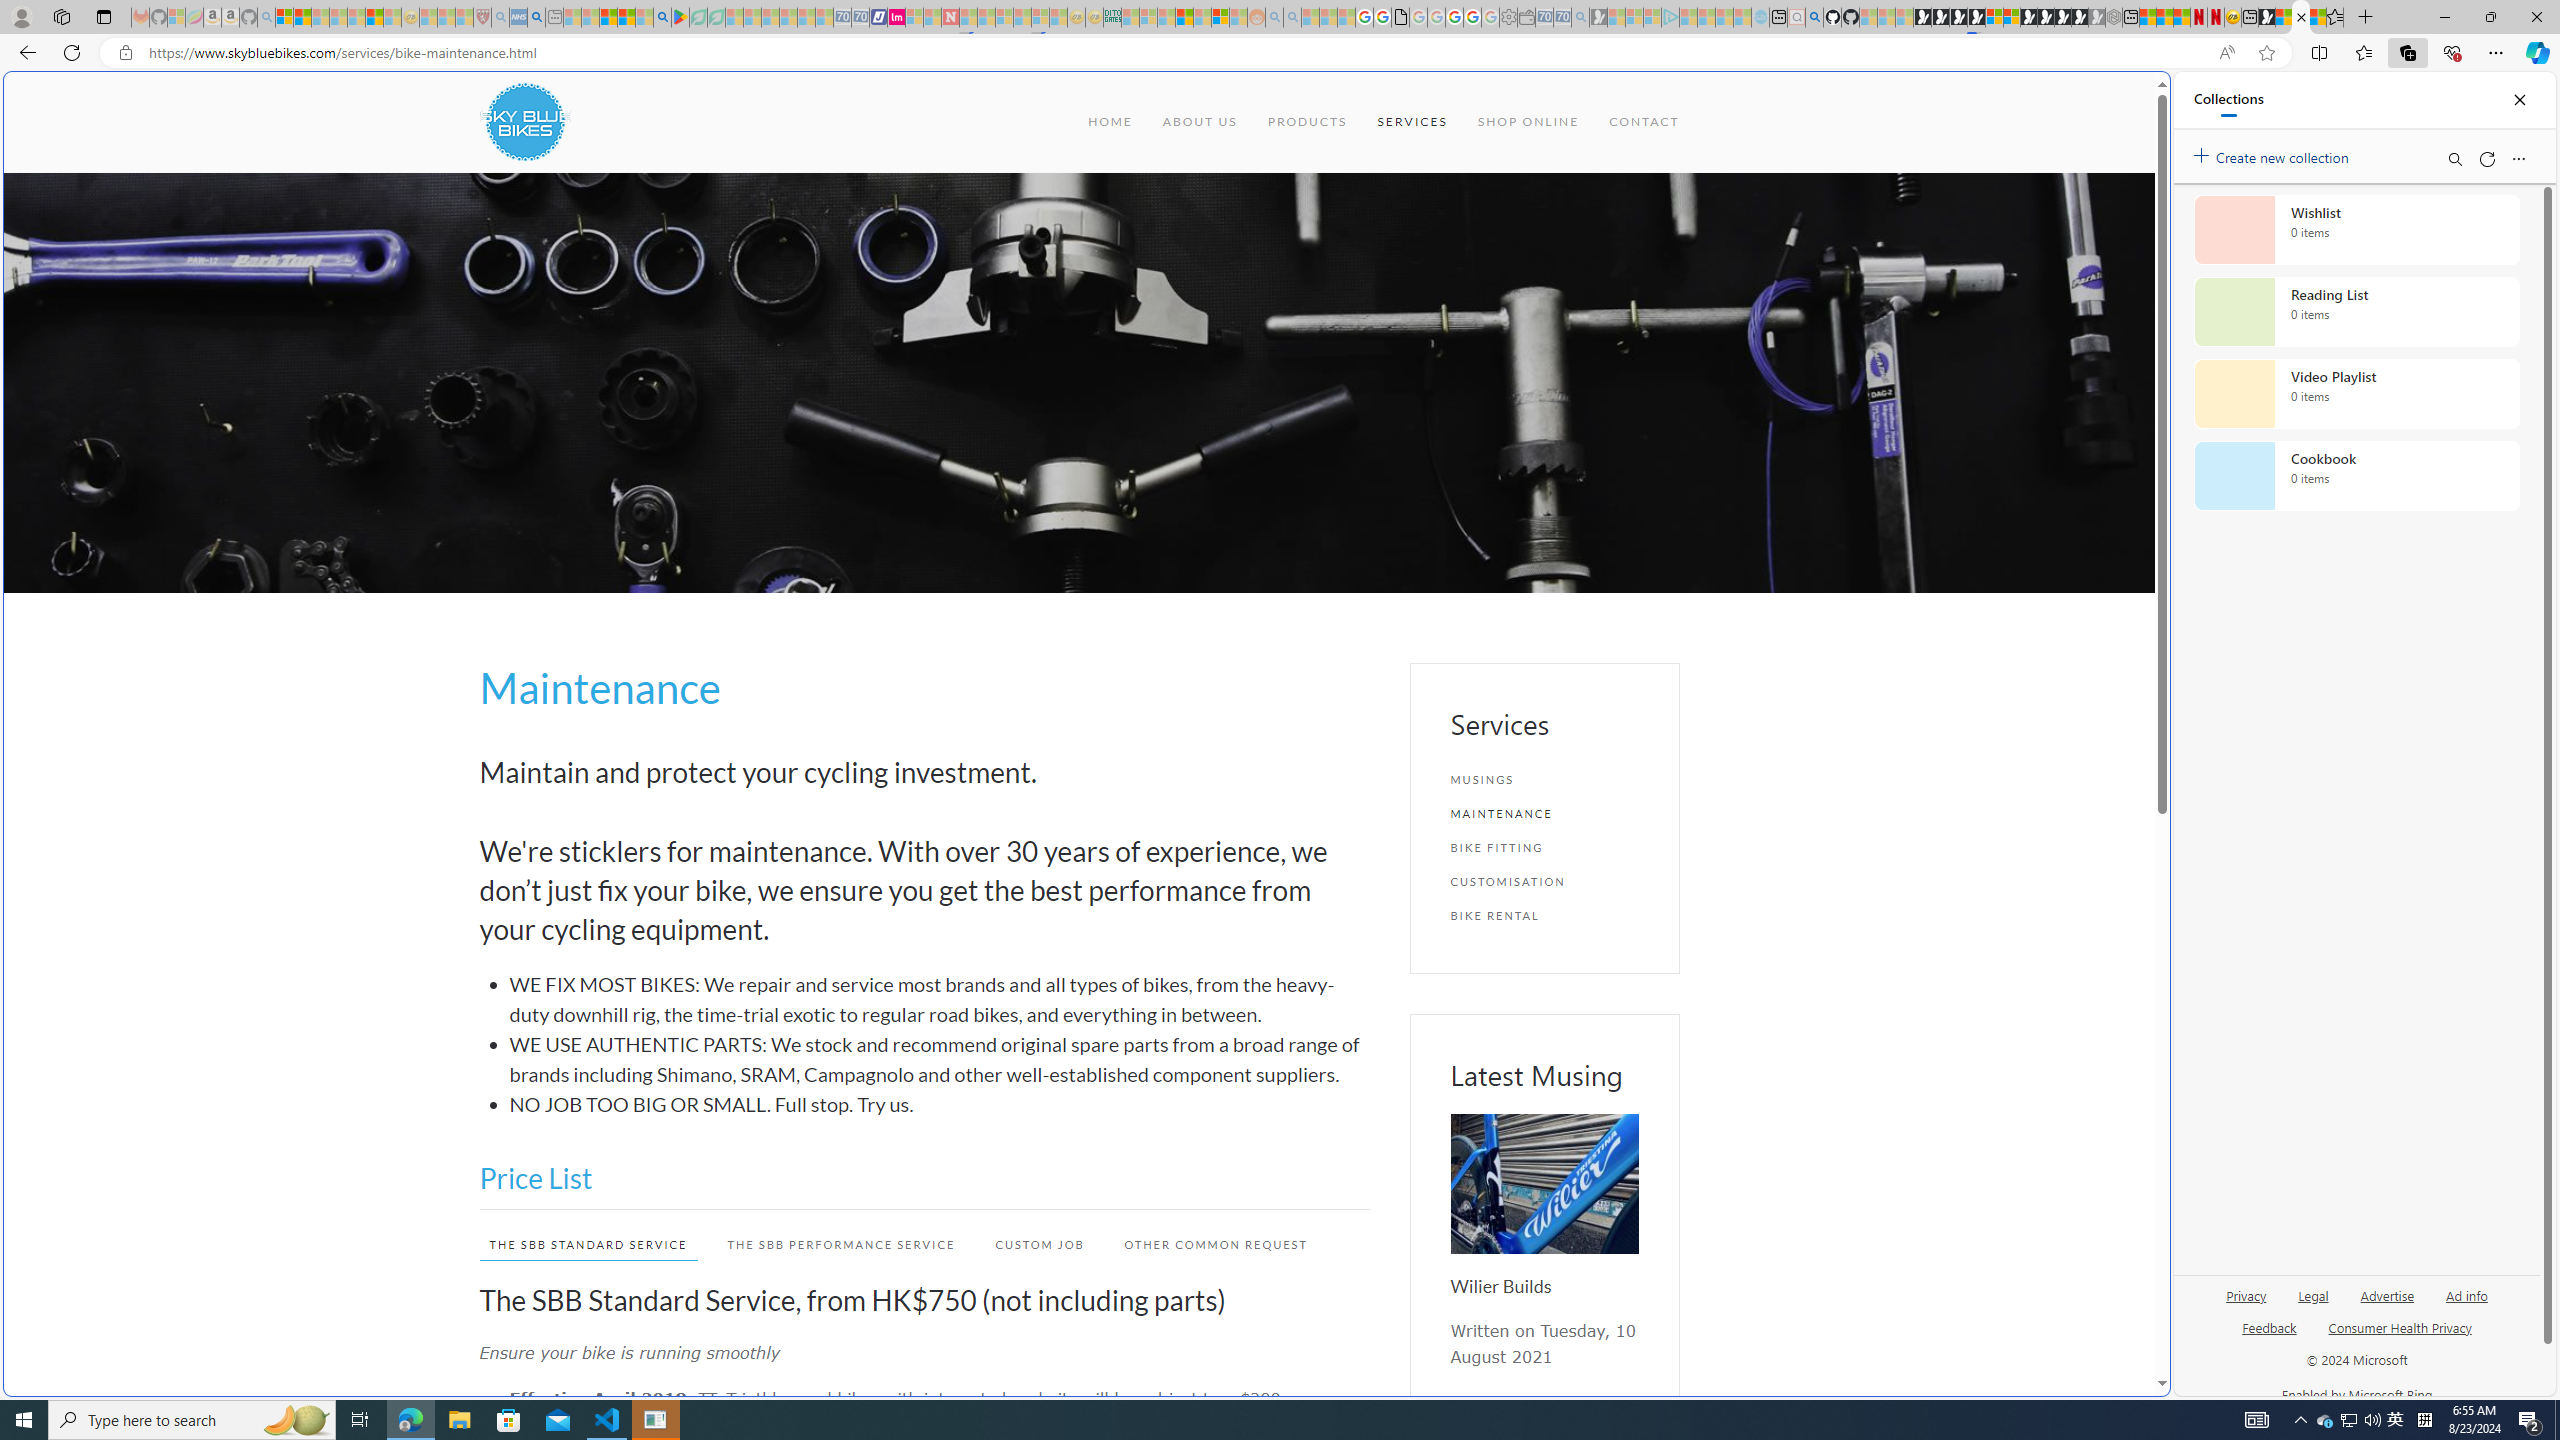  I want to click on 'Bing Real Estate - Home sales and rental listings - Sleeping', so click(1579, 16).